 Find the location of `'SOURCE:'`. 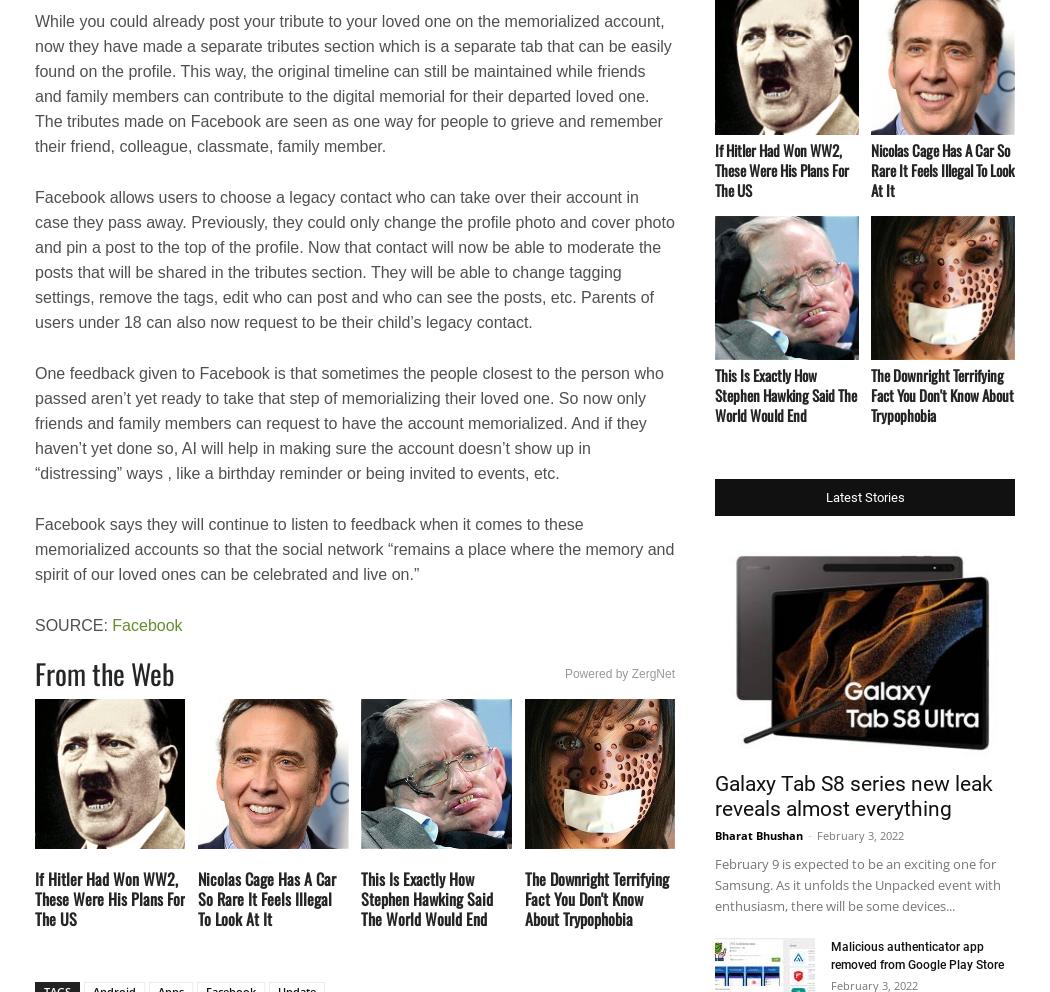

'SOURCE:' is located at coordinates (72, 624).